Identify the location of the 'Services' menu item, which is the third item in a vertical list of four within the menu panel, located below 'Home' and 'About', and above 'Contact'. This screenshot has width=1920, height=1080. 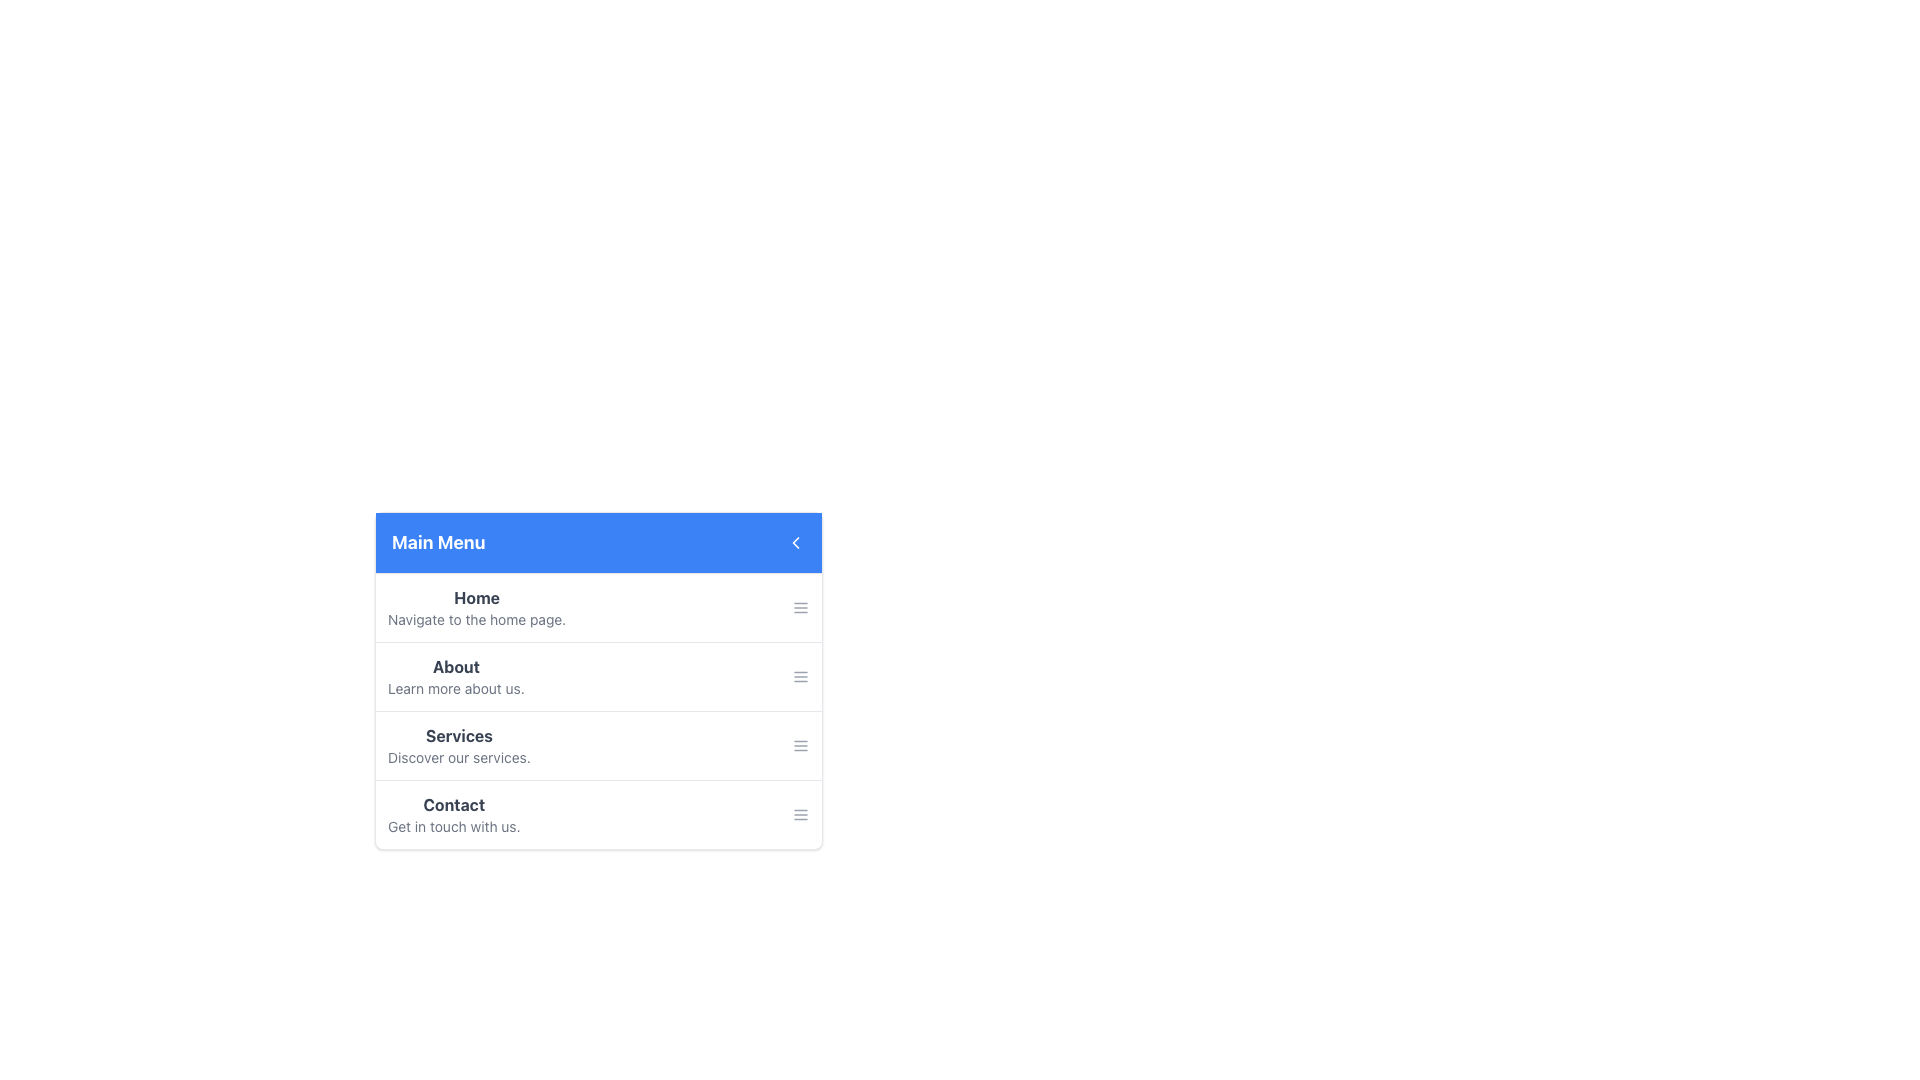
(598, 744).